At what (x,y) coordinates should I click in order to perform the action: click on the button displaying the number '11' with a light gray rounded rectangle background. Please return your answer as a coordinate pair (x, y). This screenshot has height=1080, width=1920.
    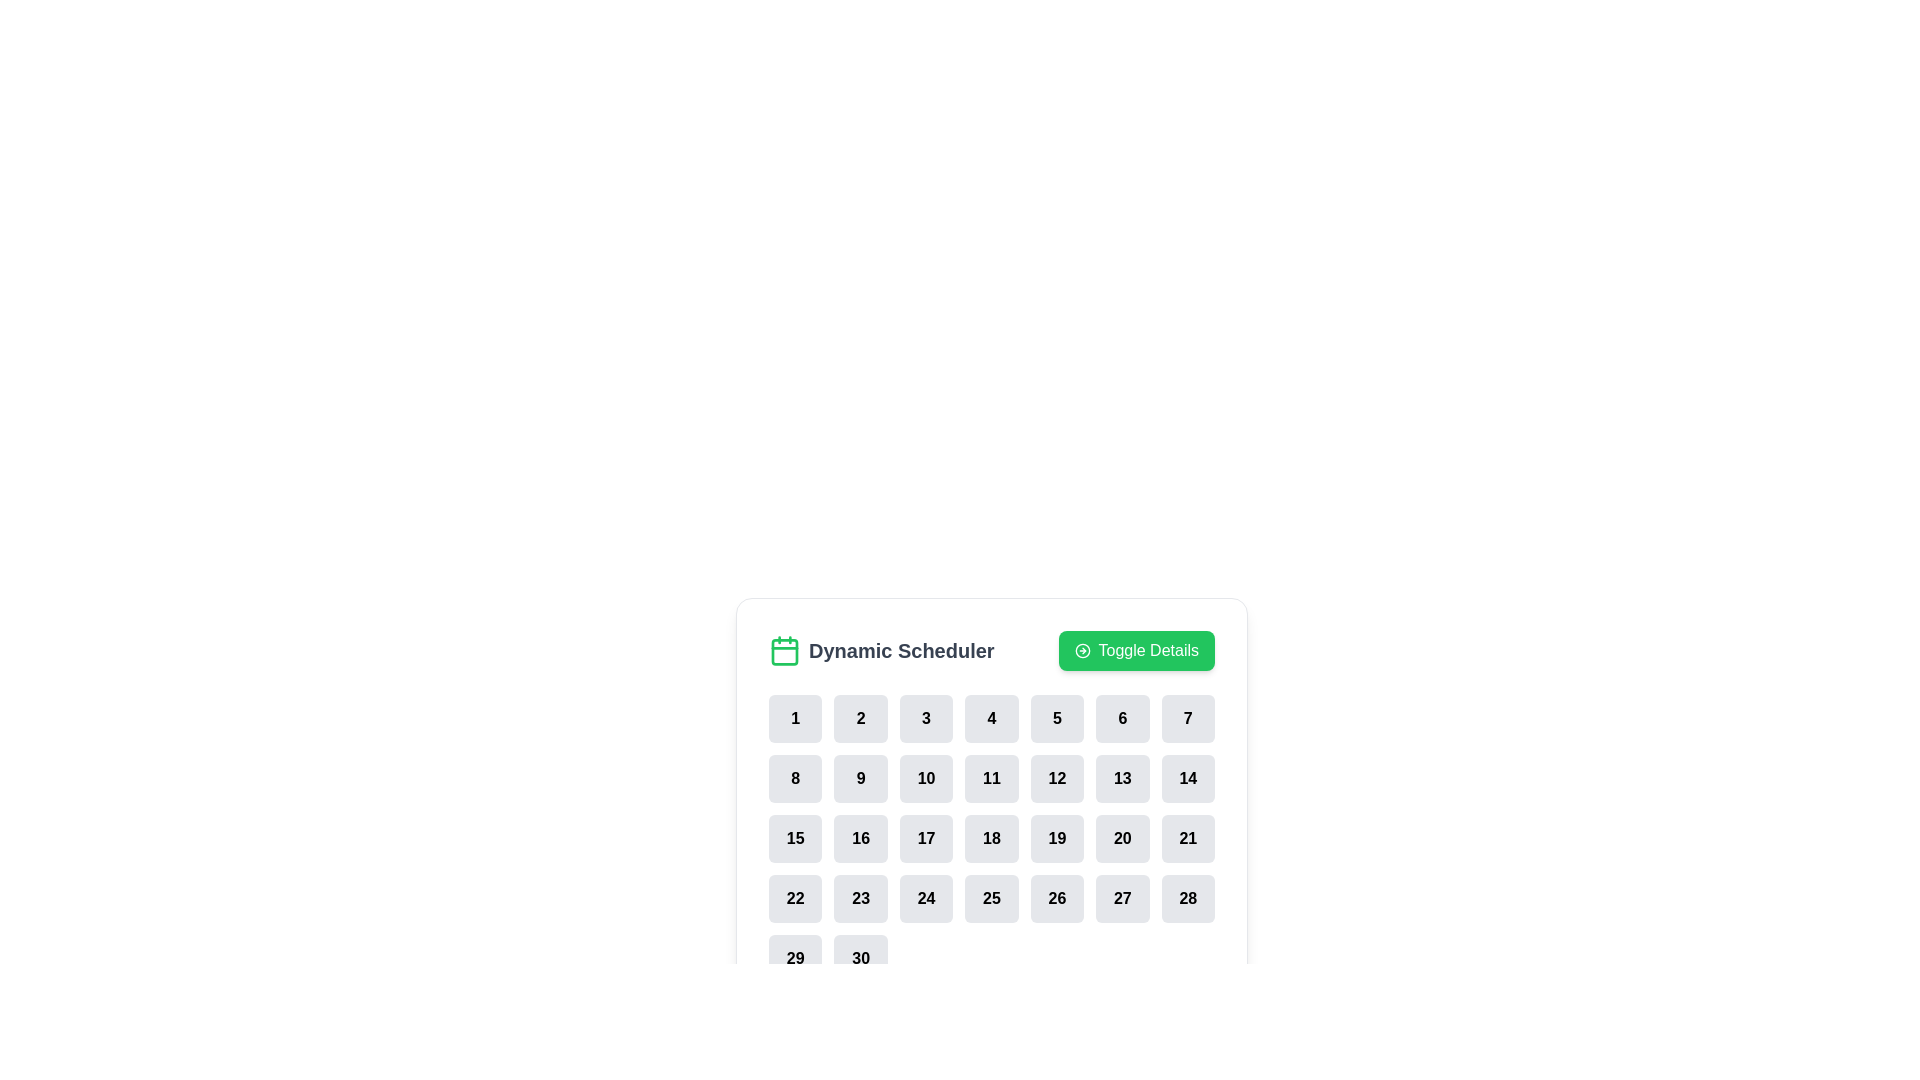
    Looking at the image, I should click on (992, 778).